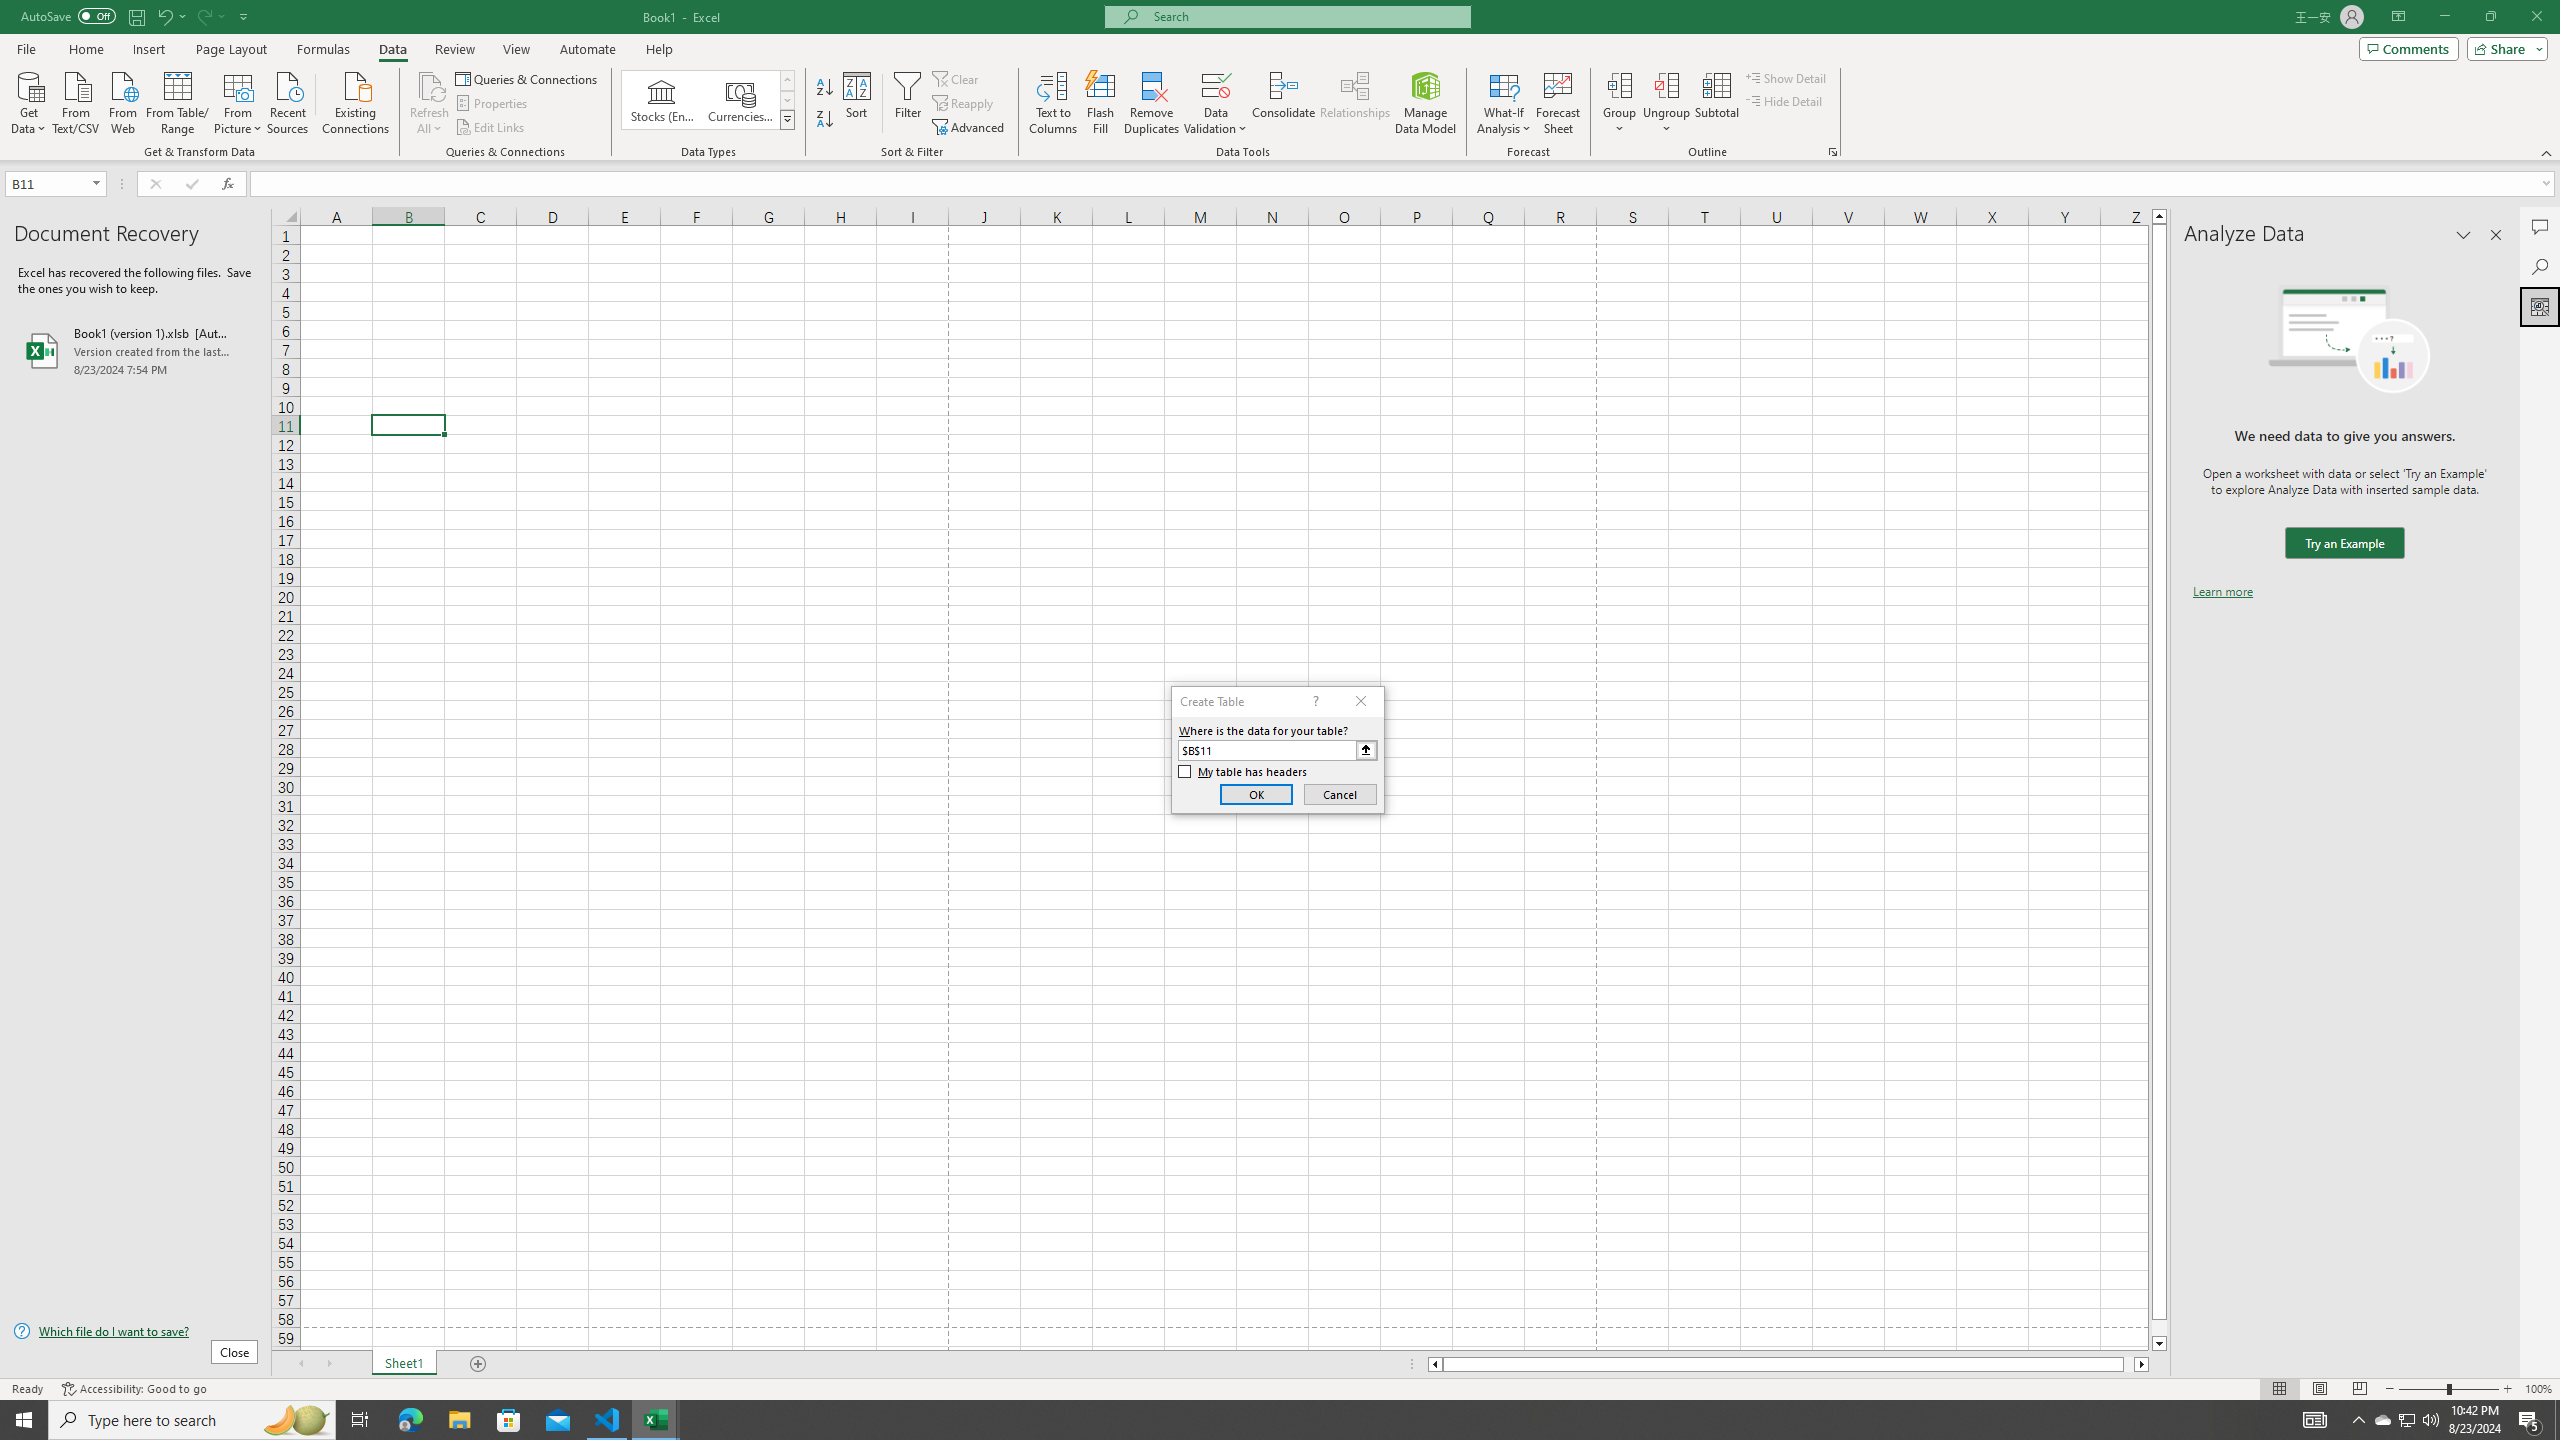  Describe the element at coordinates (239, 100) in the screenshot. I see `'From Picture'` at that location.